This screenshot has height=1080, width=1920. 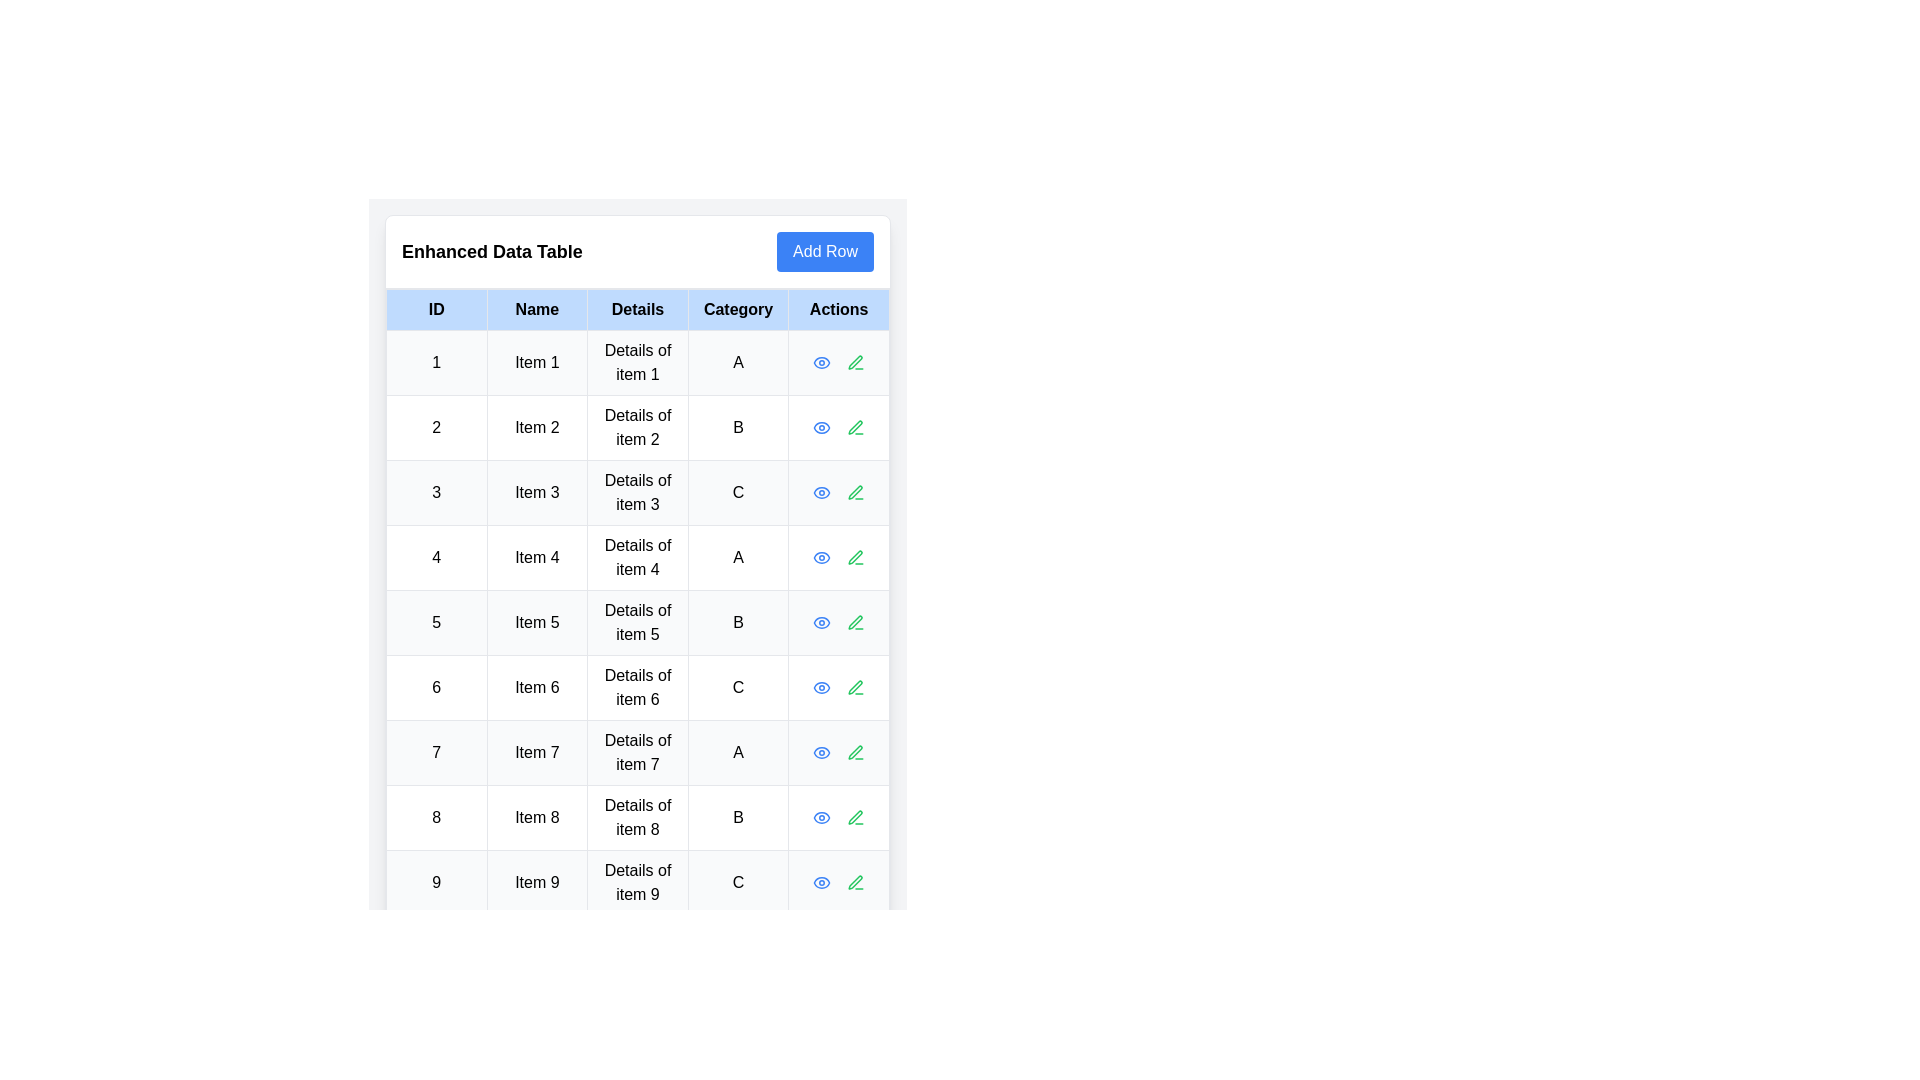 What do you see at coordinates (856, 686) in the screenshot?
I see `the edit icon located in the 'Actions' column of the table for 'Item 6'` at bounding box center [856, 686].